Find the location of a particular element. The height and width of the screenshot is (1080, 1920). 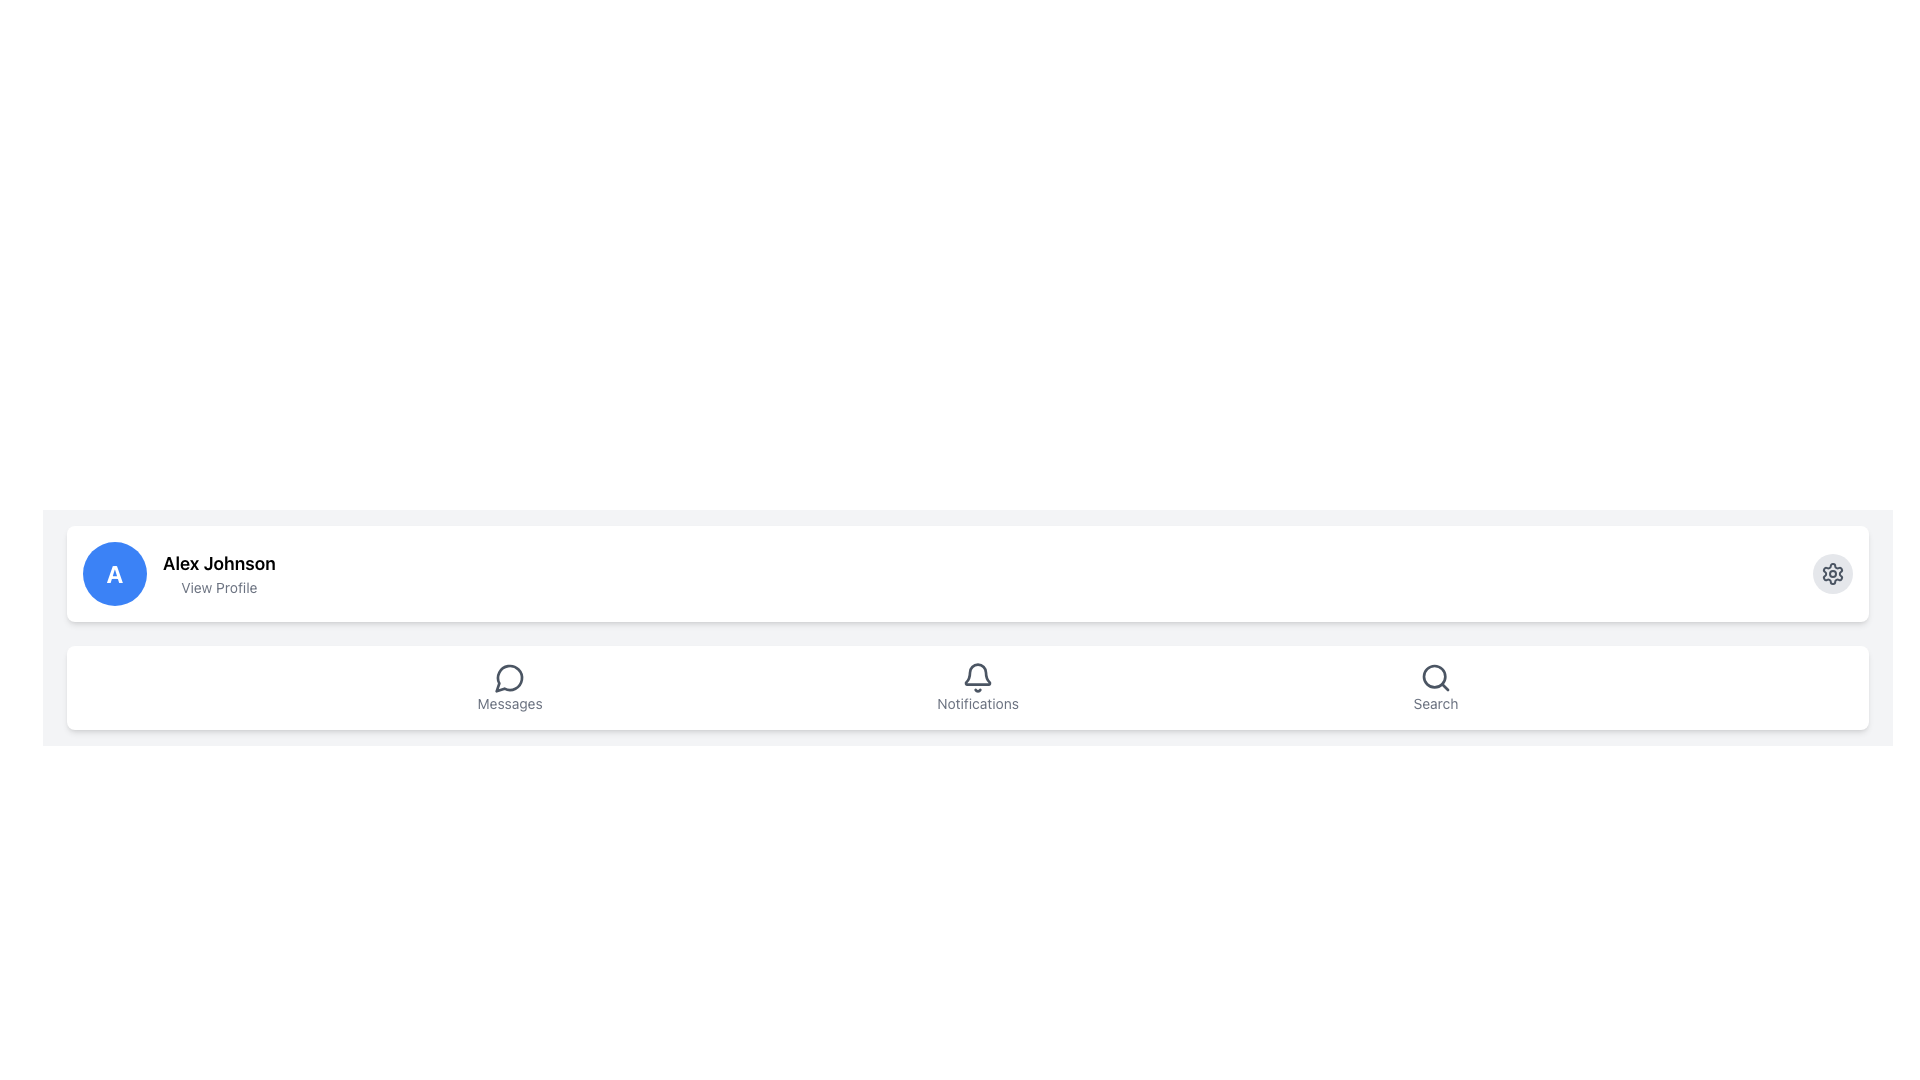

the speech bubble-shaped icon with a gray color and rounded outline, located in the second position of the horizontal navigation bar above the 'Messages' text label is located at coordinates (510, 677).